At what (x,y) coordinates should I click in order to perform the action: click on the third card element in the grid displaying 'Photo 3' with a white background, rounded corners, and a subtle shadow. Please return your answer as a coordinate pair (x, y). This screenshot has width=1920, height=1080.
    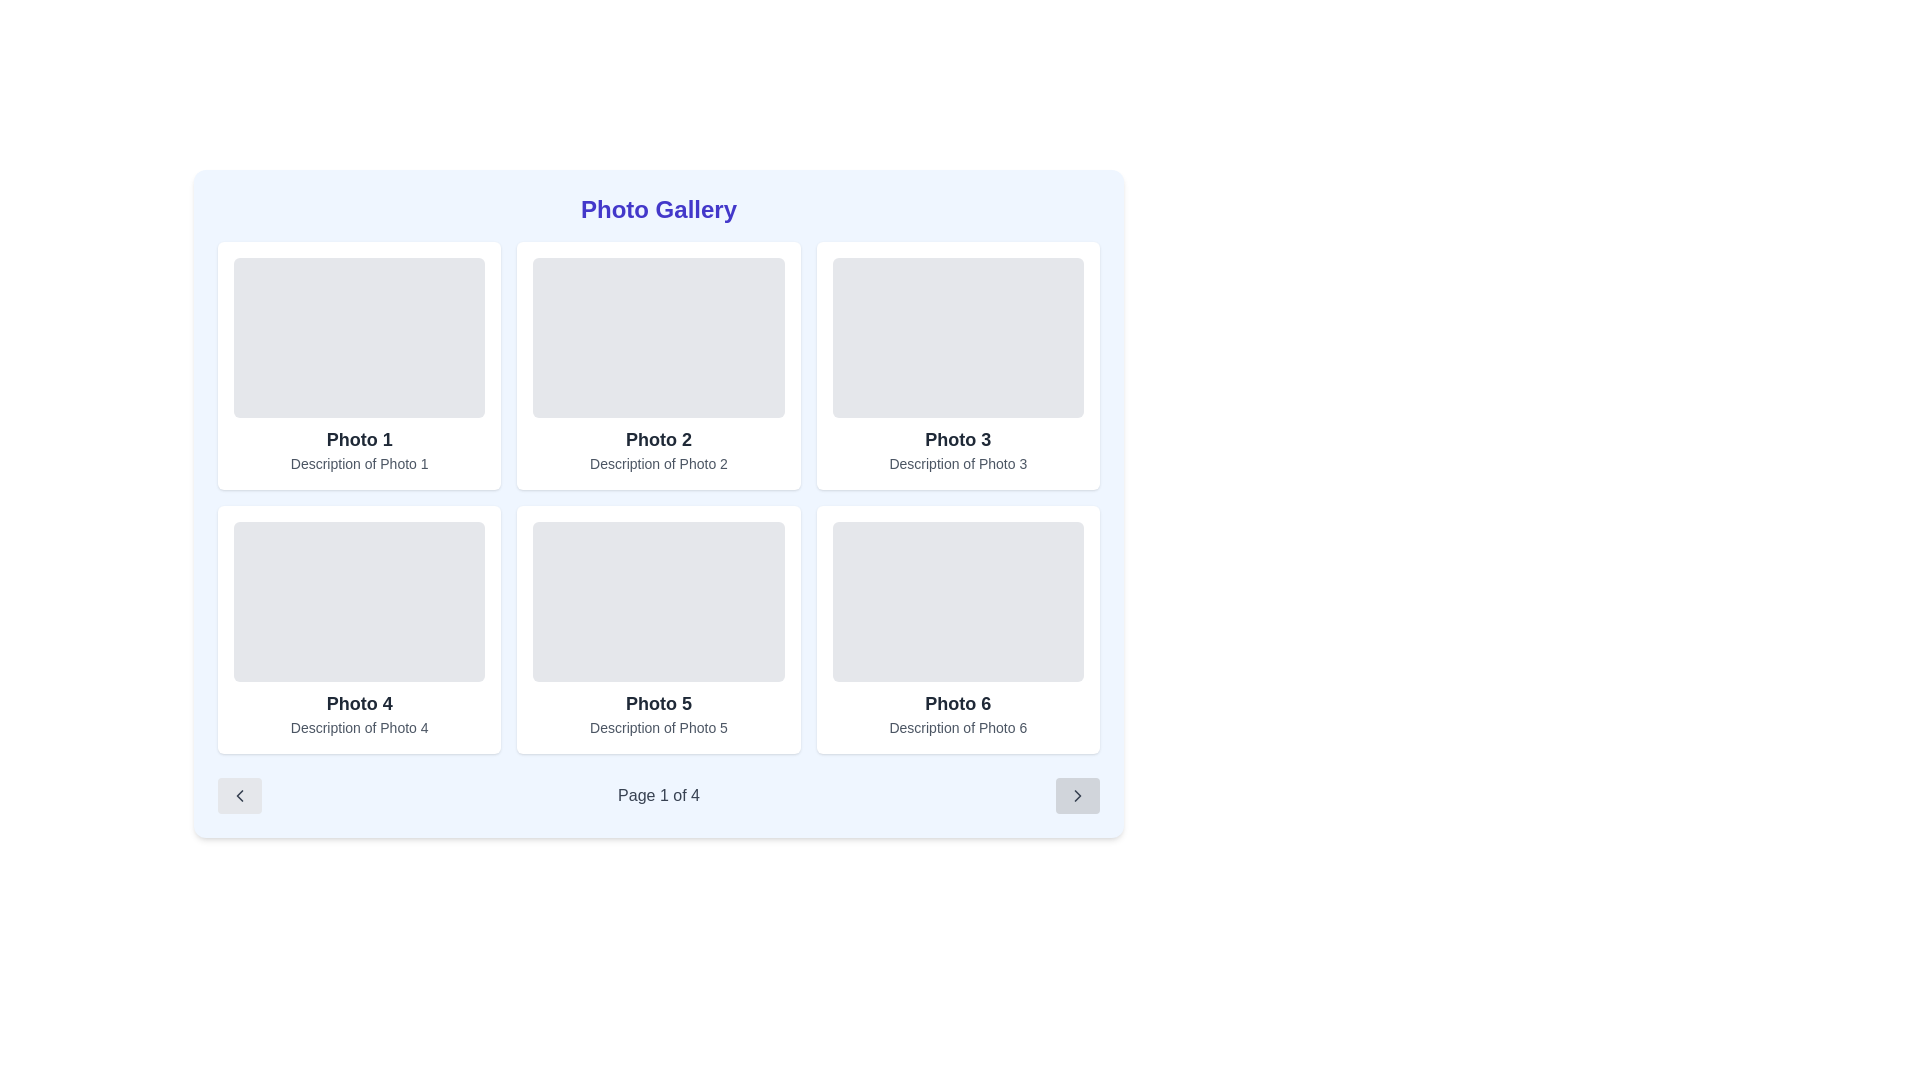
    Looking at the image, I should click on (957, 366).